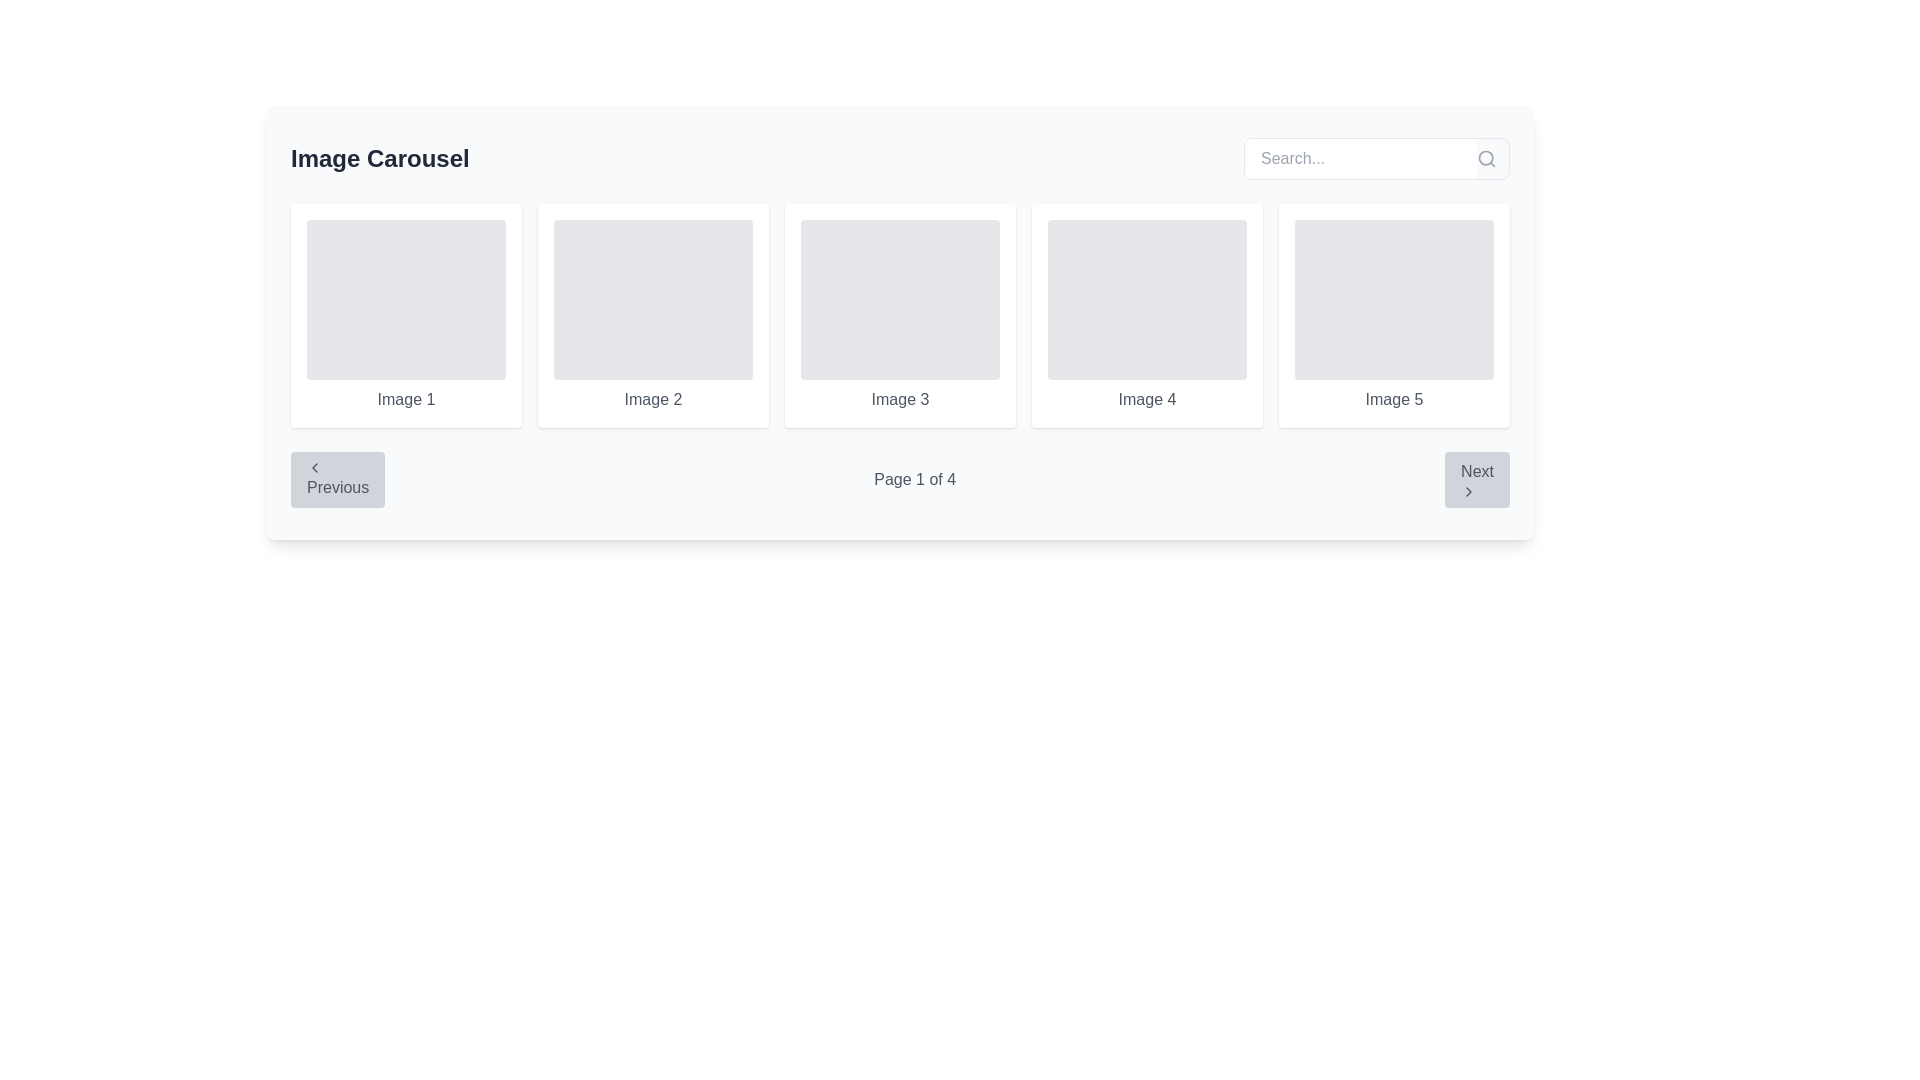 The image size is (1920, 1080). What do you see at coordinates (1477, 479) in the screenshot?
I see `the 'Next' button, which is styled with a gray background and rounded corners, located at the rightmost end of the navigation bar` at bounding box center [1477, 479].